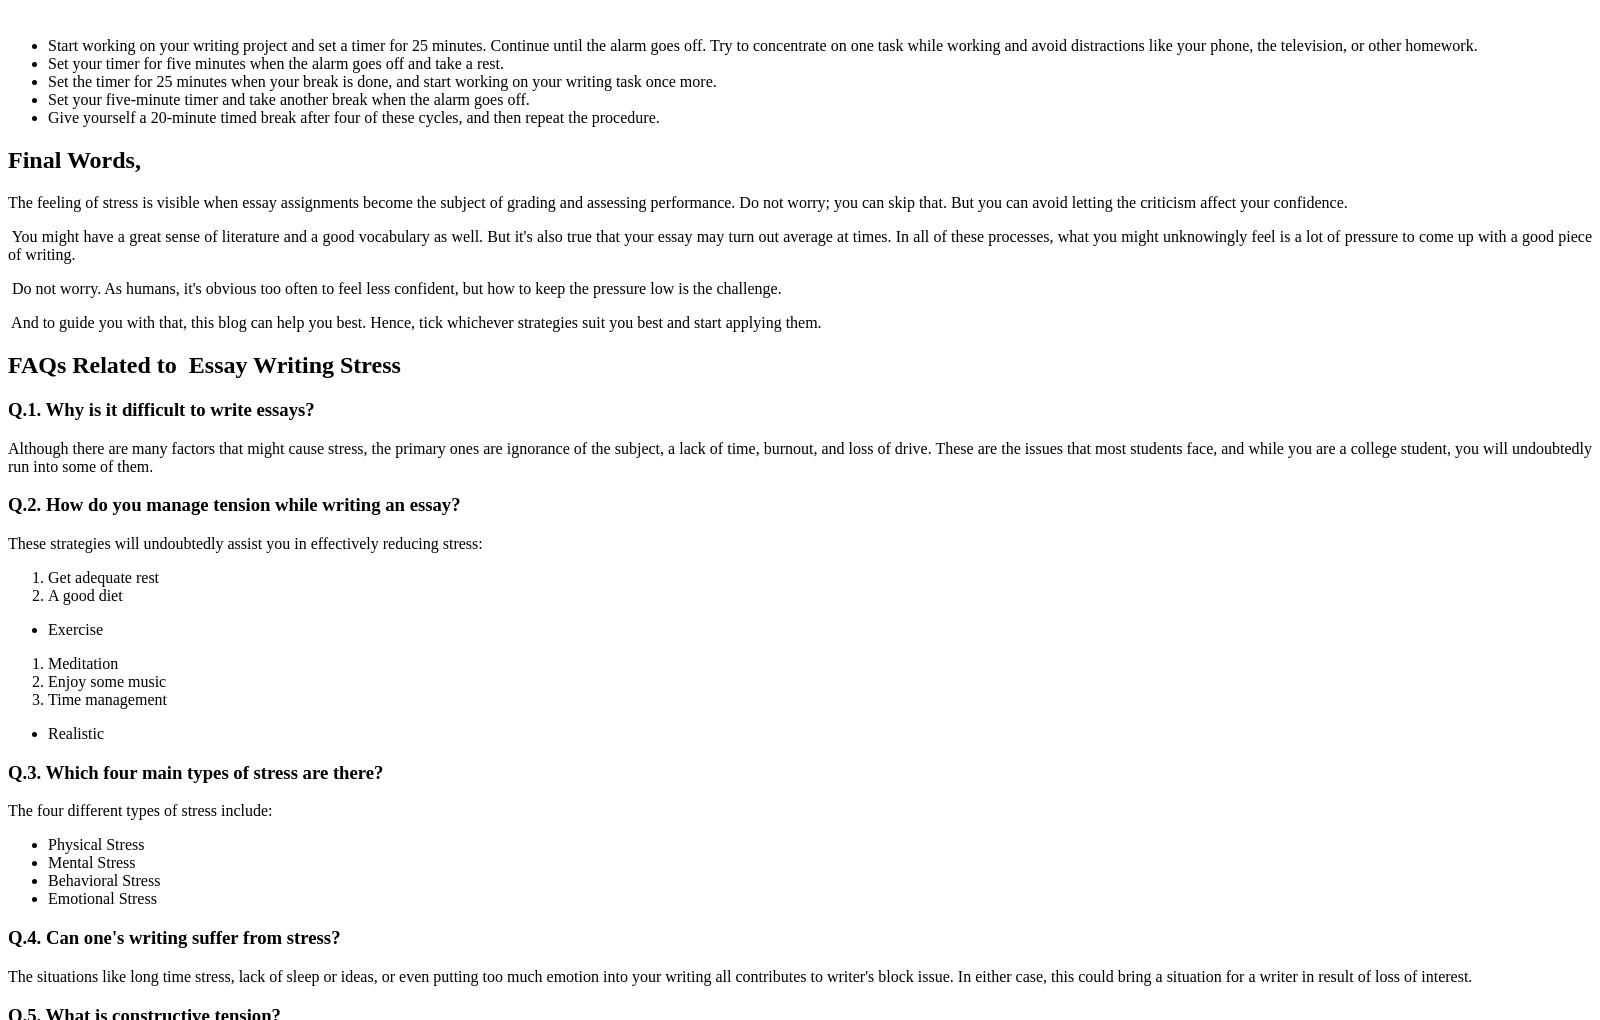 The image size is (1600, 1020). Describe the element at coordinates (800, 455) in the screenshot. I see `'Although there are many factors that might cause stress, the primary ones are ignorance of the subject, a lack of time, burnout, and loss of drive. These are the issues that most students face, and while you are a college student, you will undoubtedly run into some of them.'` at that location.